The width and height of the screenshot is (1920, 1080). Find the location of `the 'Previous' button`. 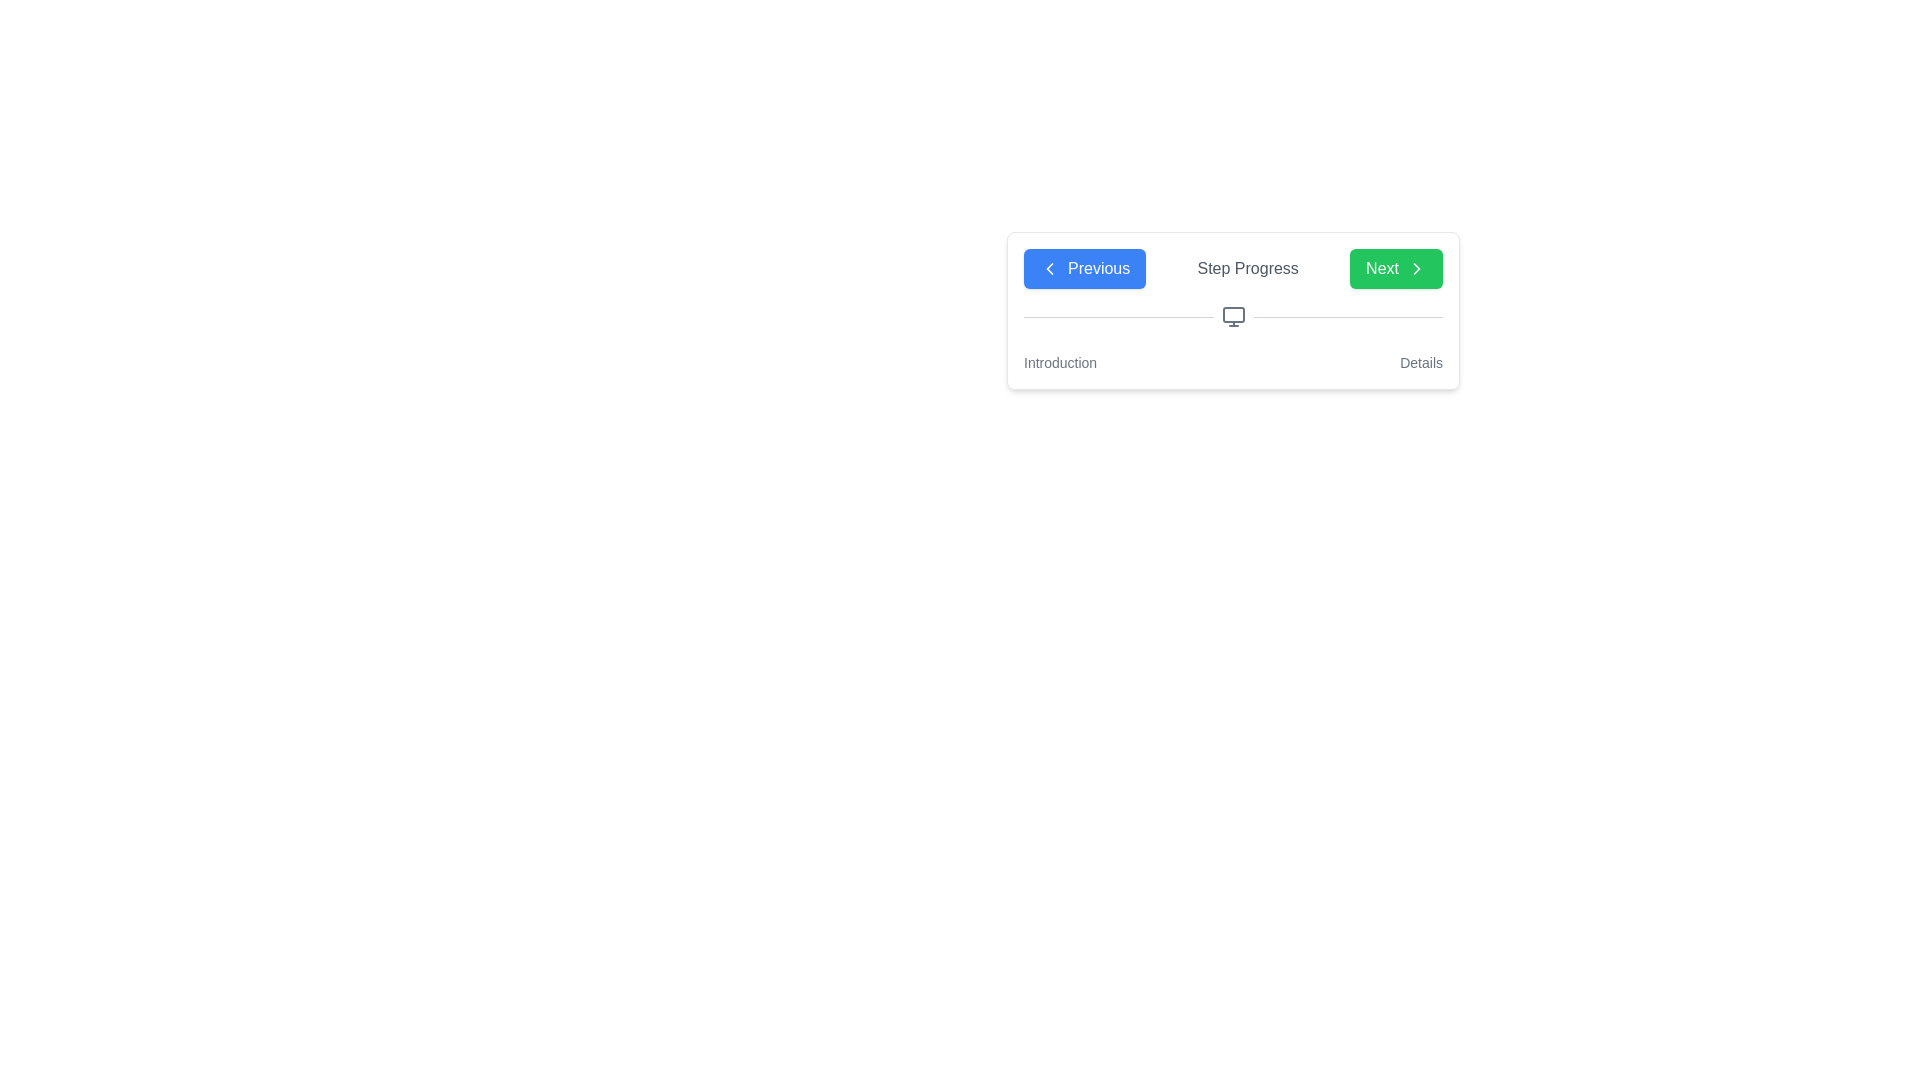

the 'Previous' button is located at coordinates (1084, 268).